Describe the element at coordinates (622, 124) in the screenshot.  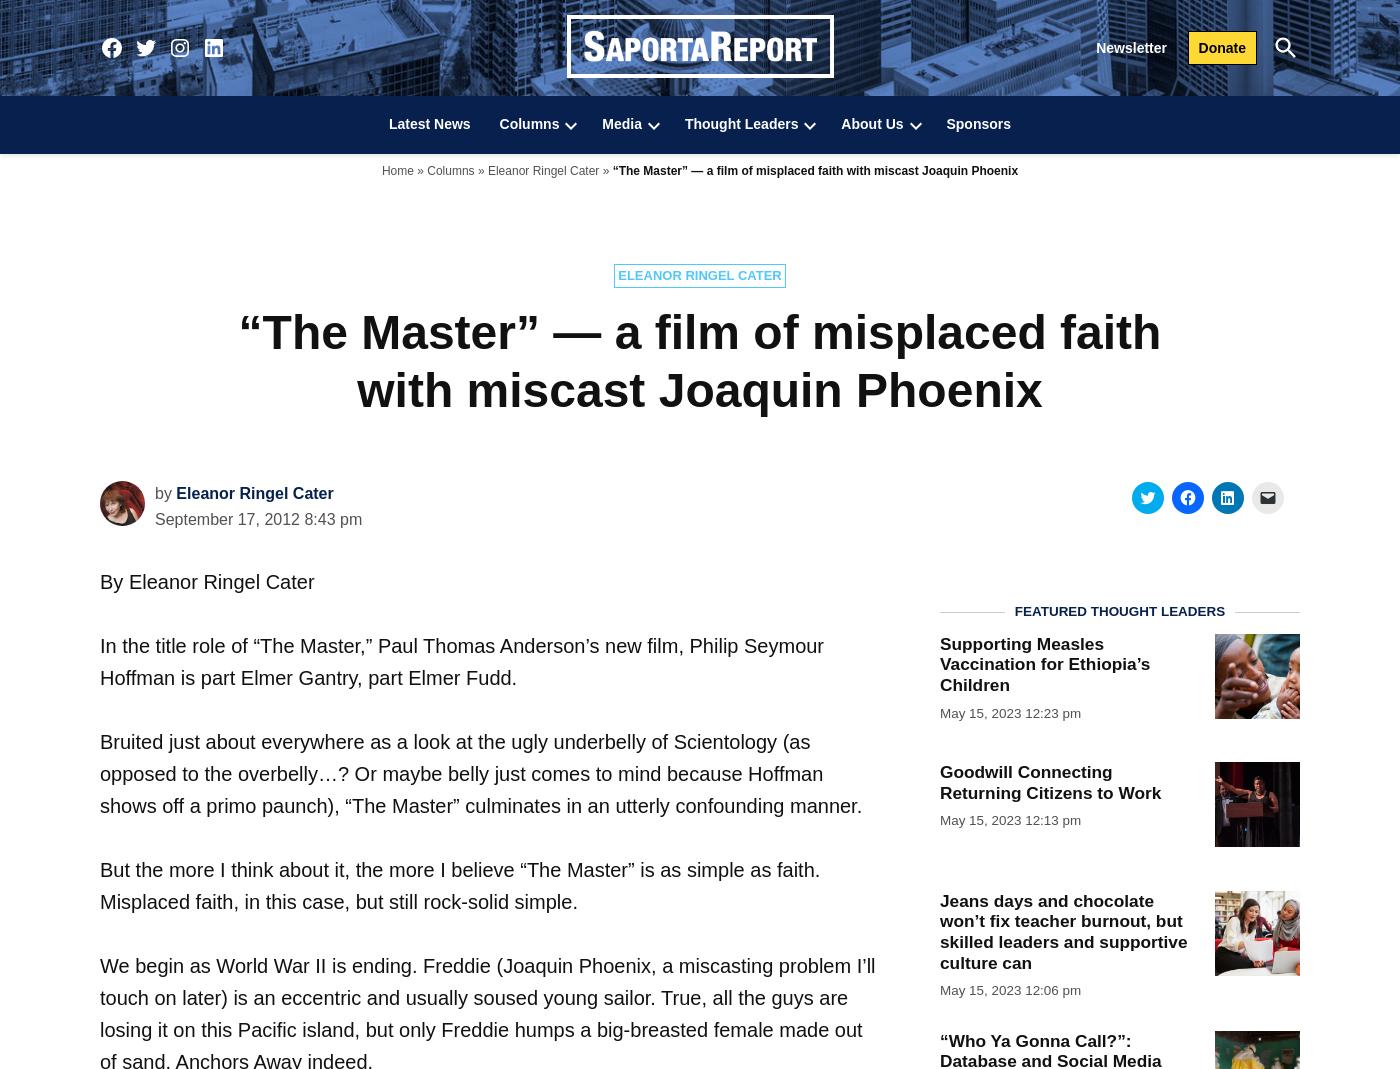
I see `'Media'` at that location.